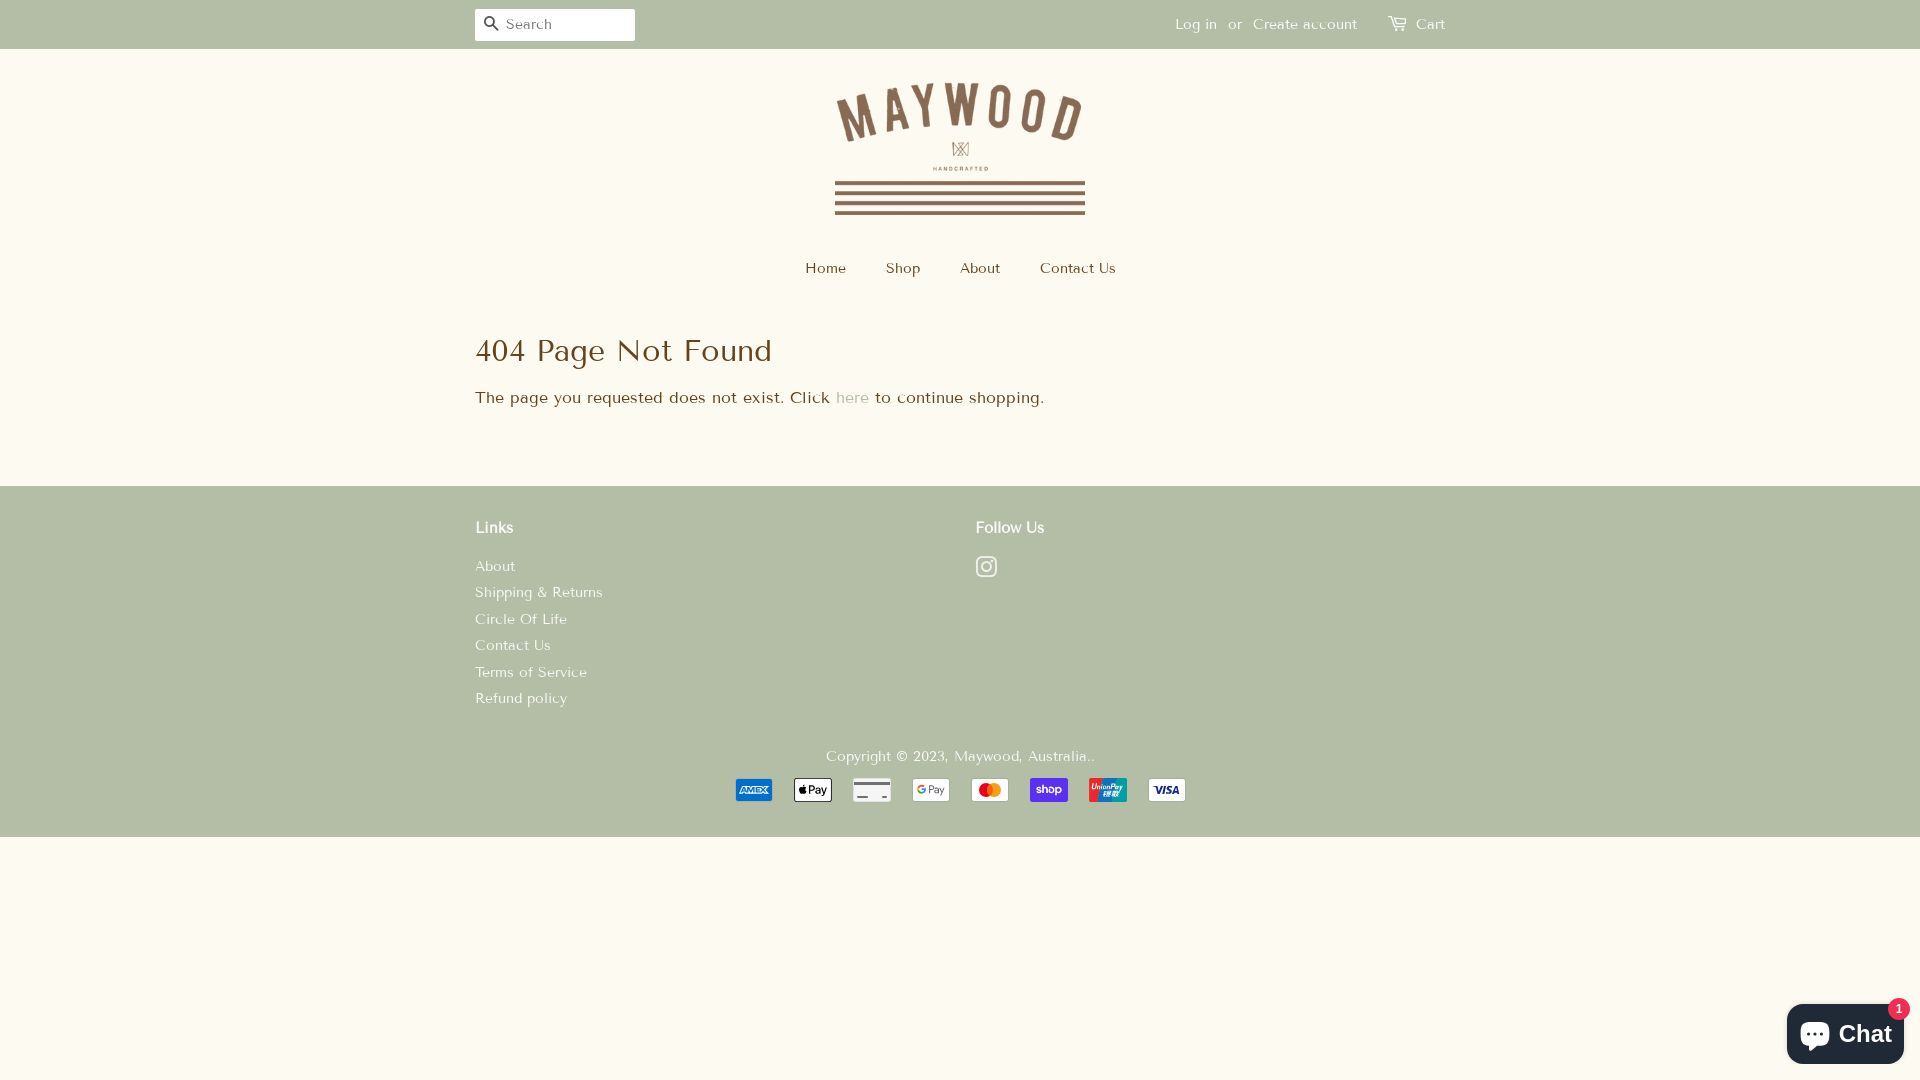 Image resolution: width=1920 pixels, height=1080 pixels. I want to click on 'Contact Us', so click(1023, 268).